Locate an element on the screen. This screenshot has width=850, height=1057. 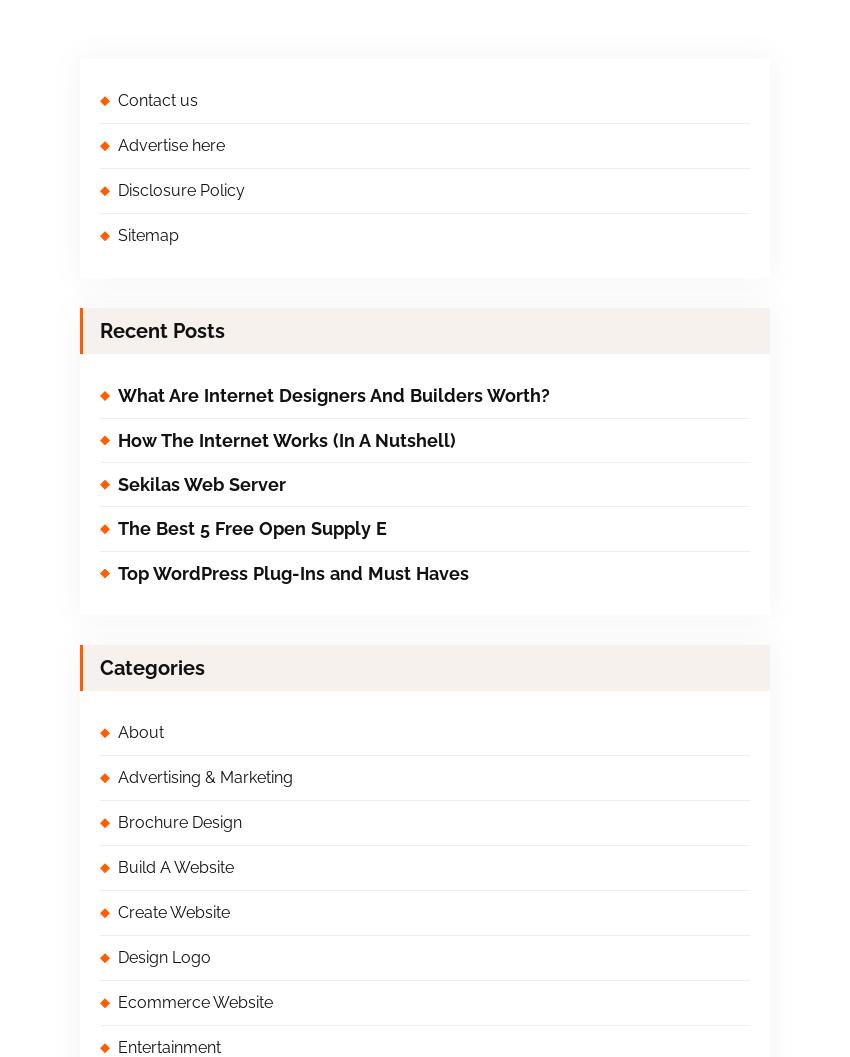
'Contact us' is located at coordinates (158, 99).